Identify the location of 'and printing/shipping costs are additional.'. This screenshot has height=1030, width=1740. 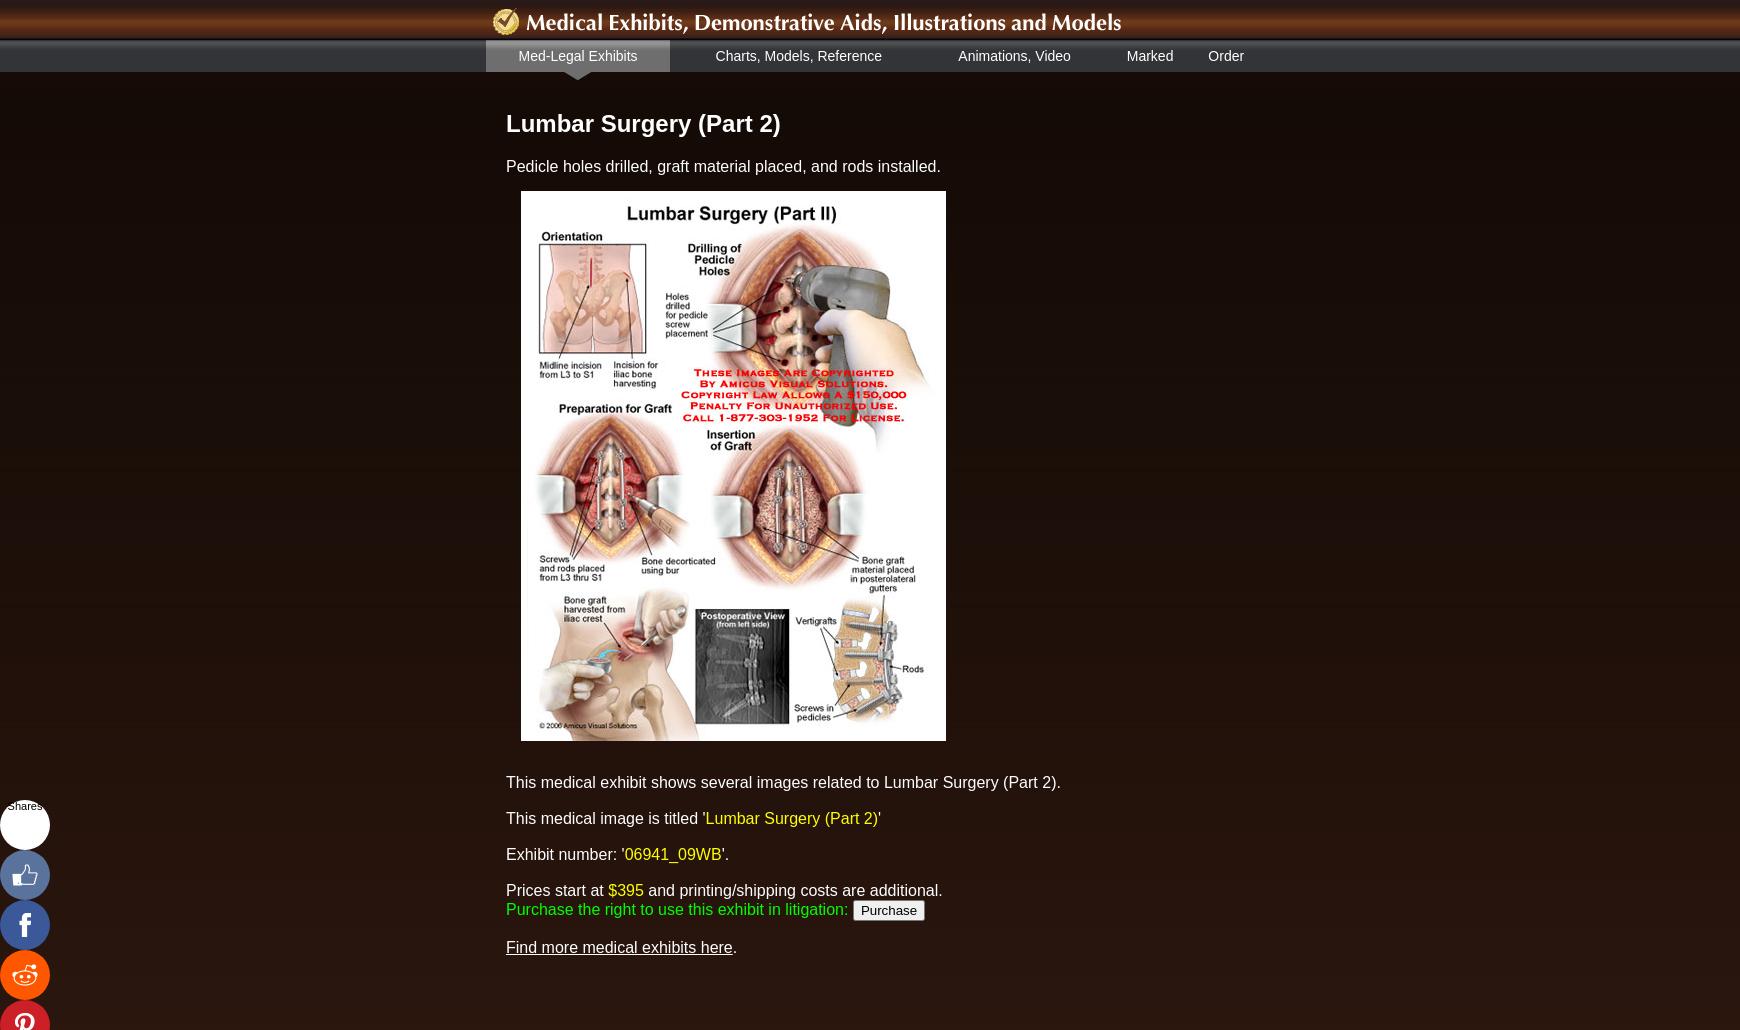
(641, 889).